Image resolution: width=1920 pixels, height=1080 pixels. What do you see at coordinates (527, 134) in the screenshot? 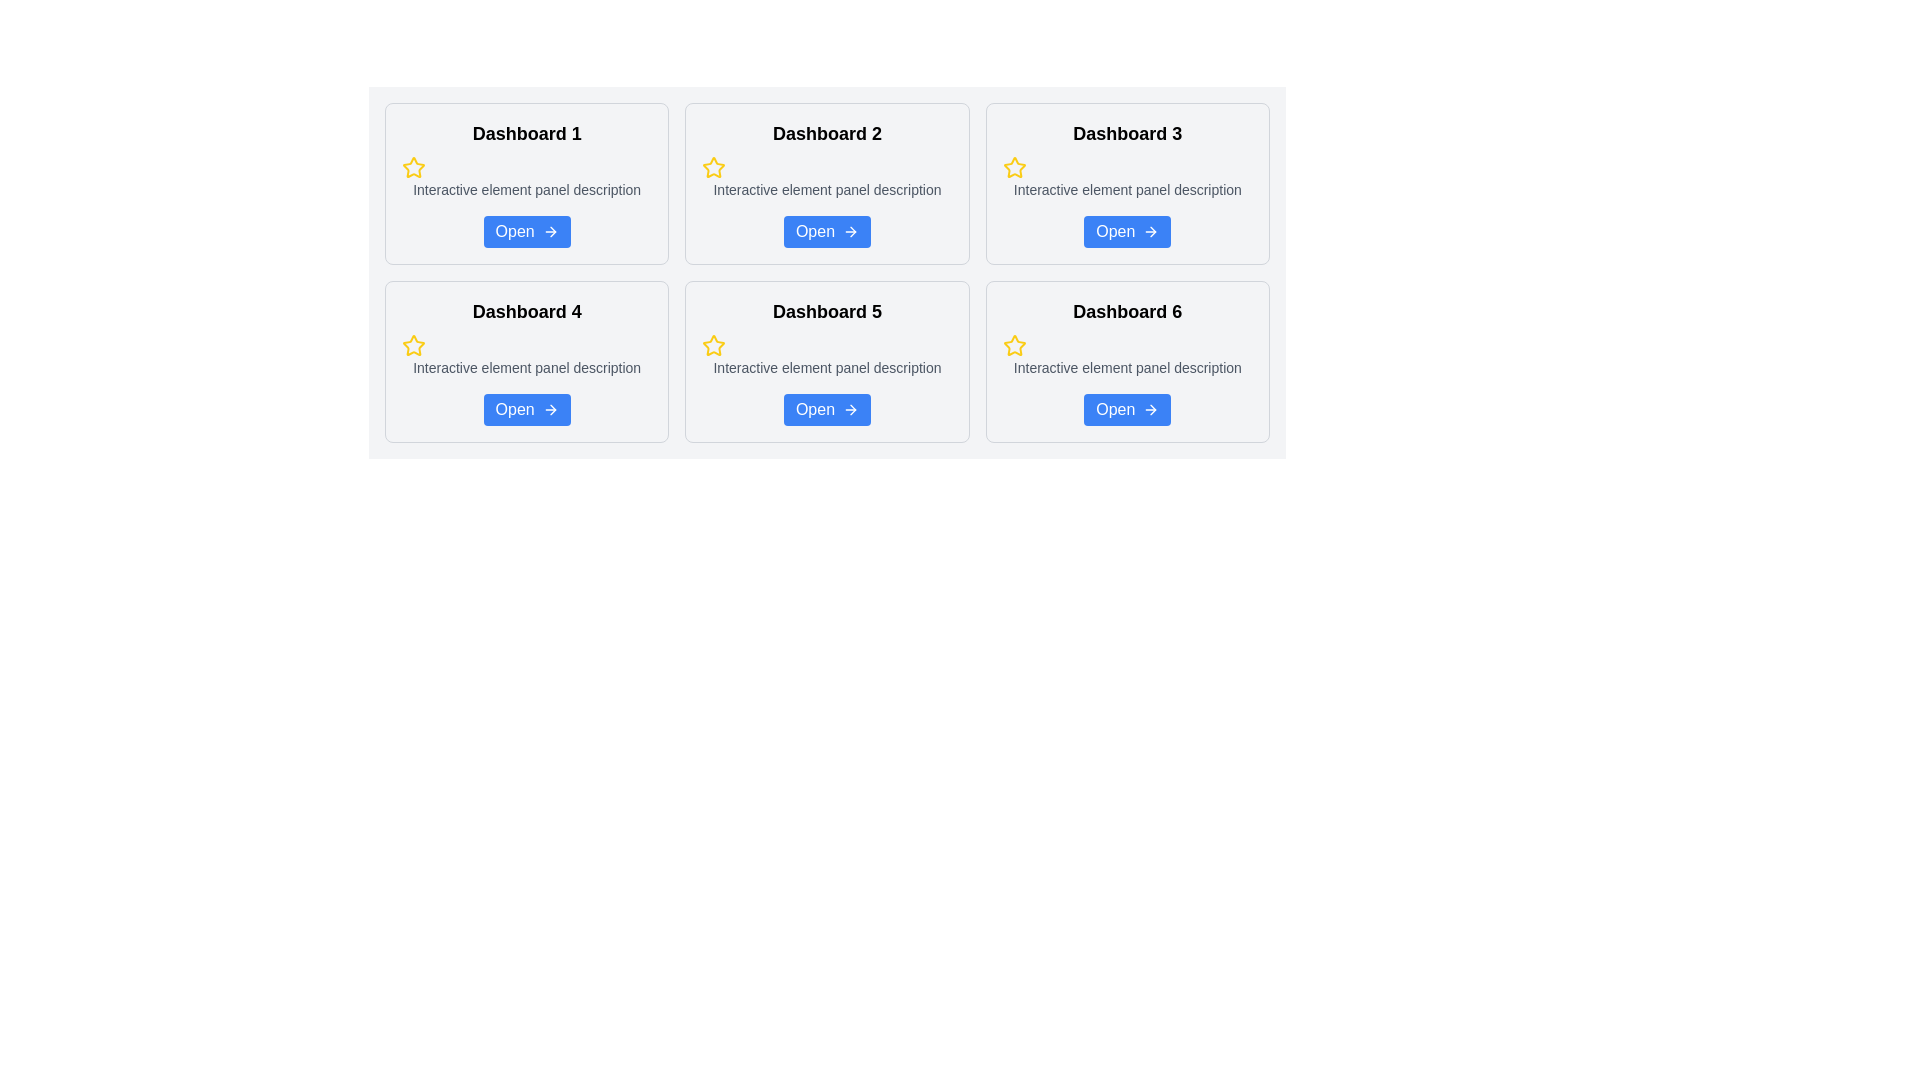
I see `the text label titled 'Dashboard 1', which serves as the title for the card located at the top center of the card in a 2x3 grid layout` at bounding box center [527, 134].